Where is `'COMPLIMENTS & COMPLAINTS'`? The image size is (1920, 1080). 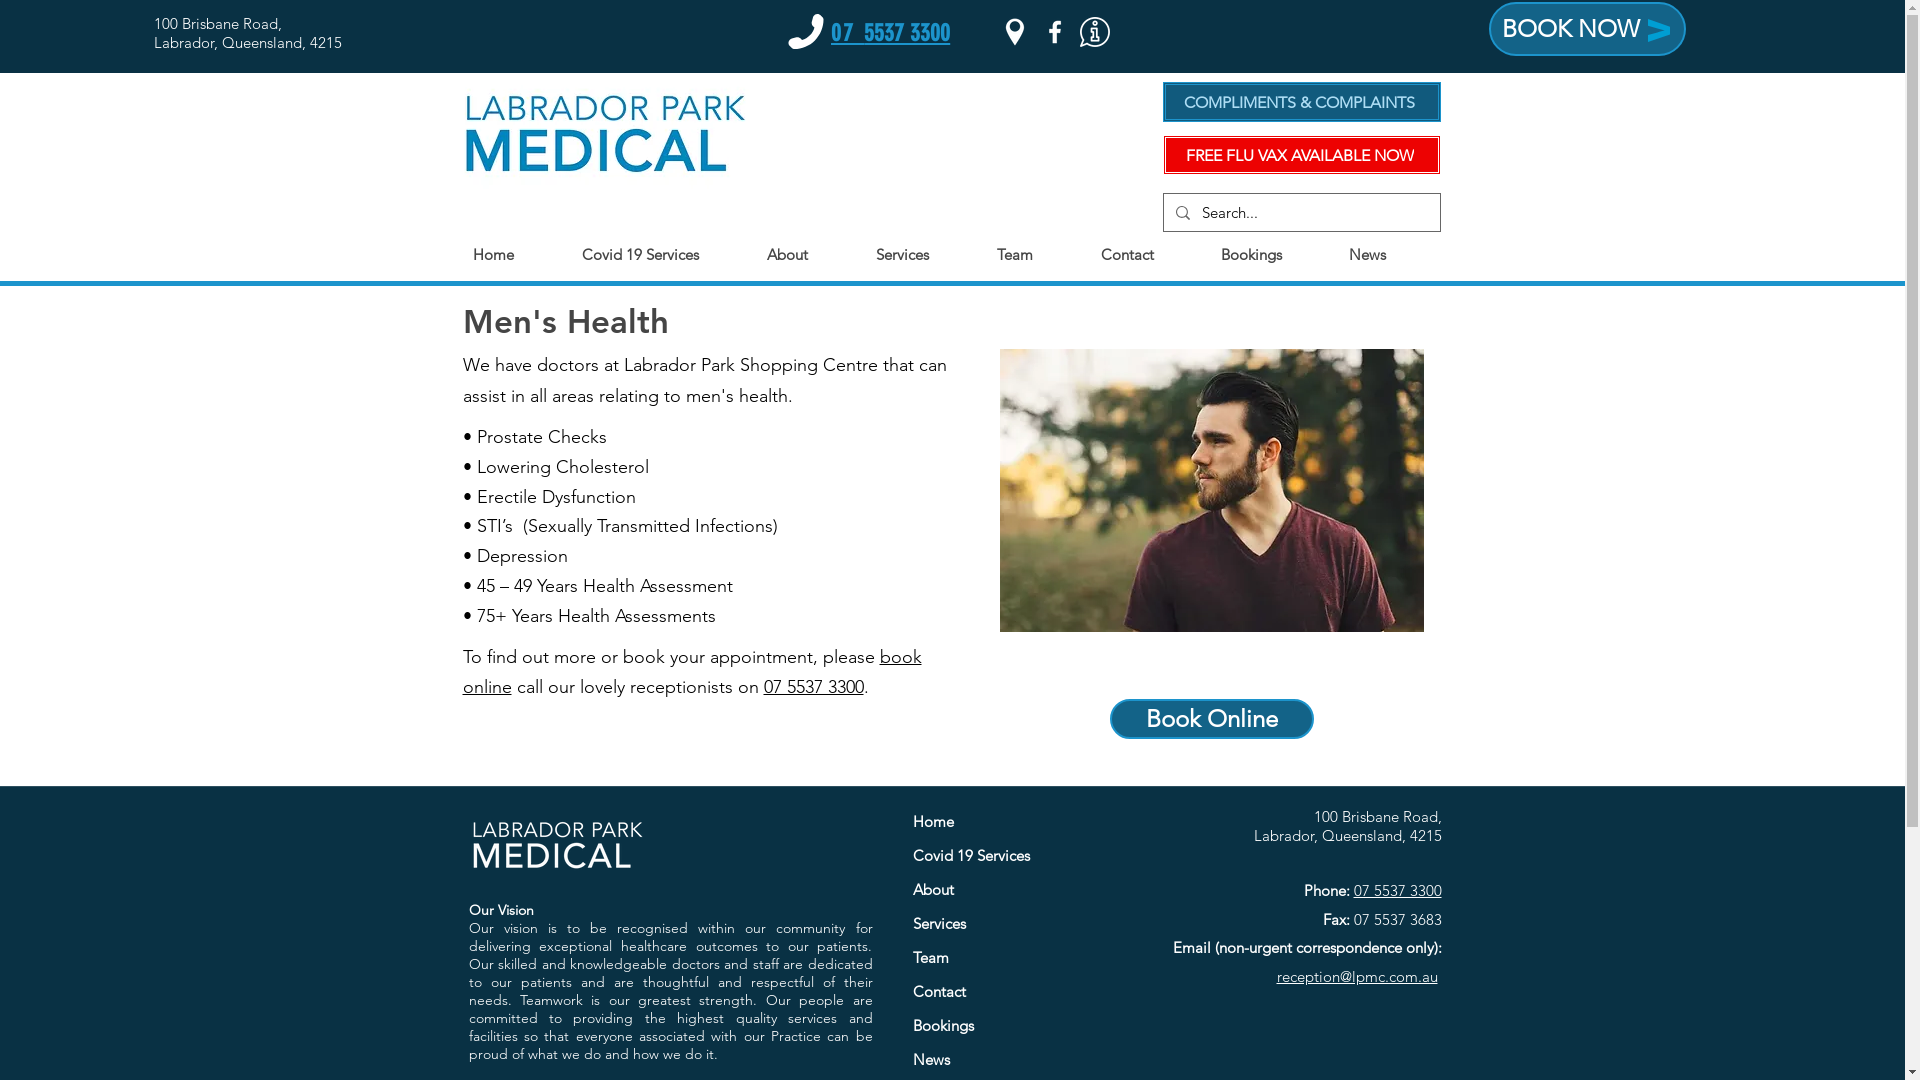 'COMPLIMENTS & COMPLAINTS' is located at coordinates (1300, 101).